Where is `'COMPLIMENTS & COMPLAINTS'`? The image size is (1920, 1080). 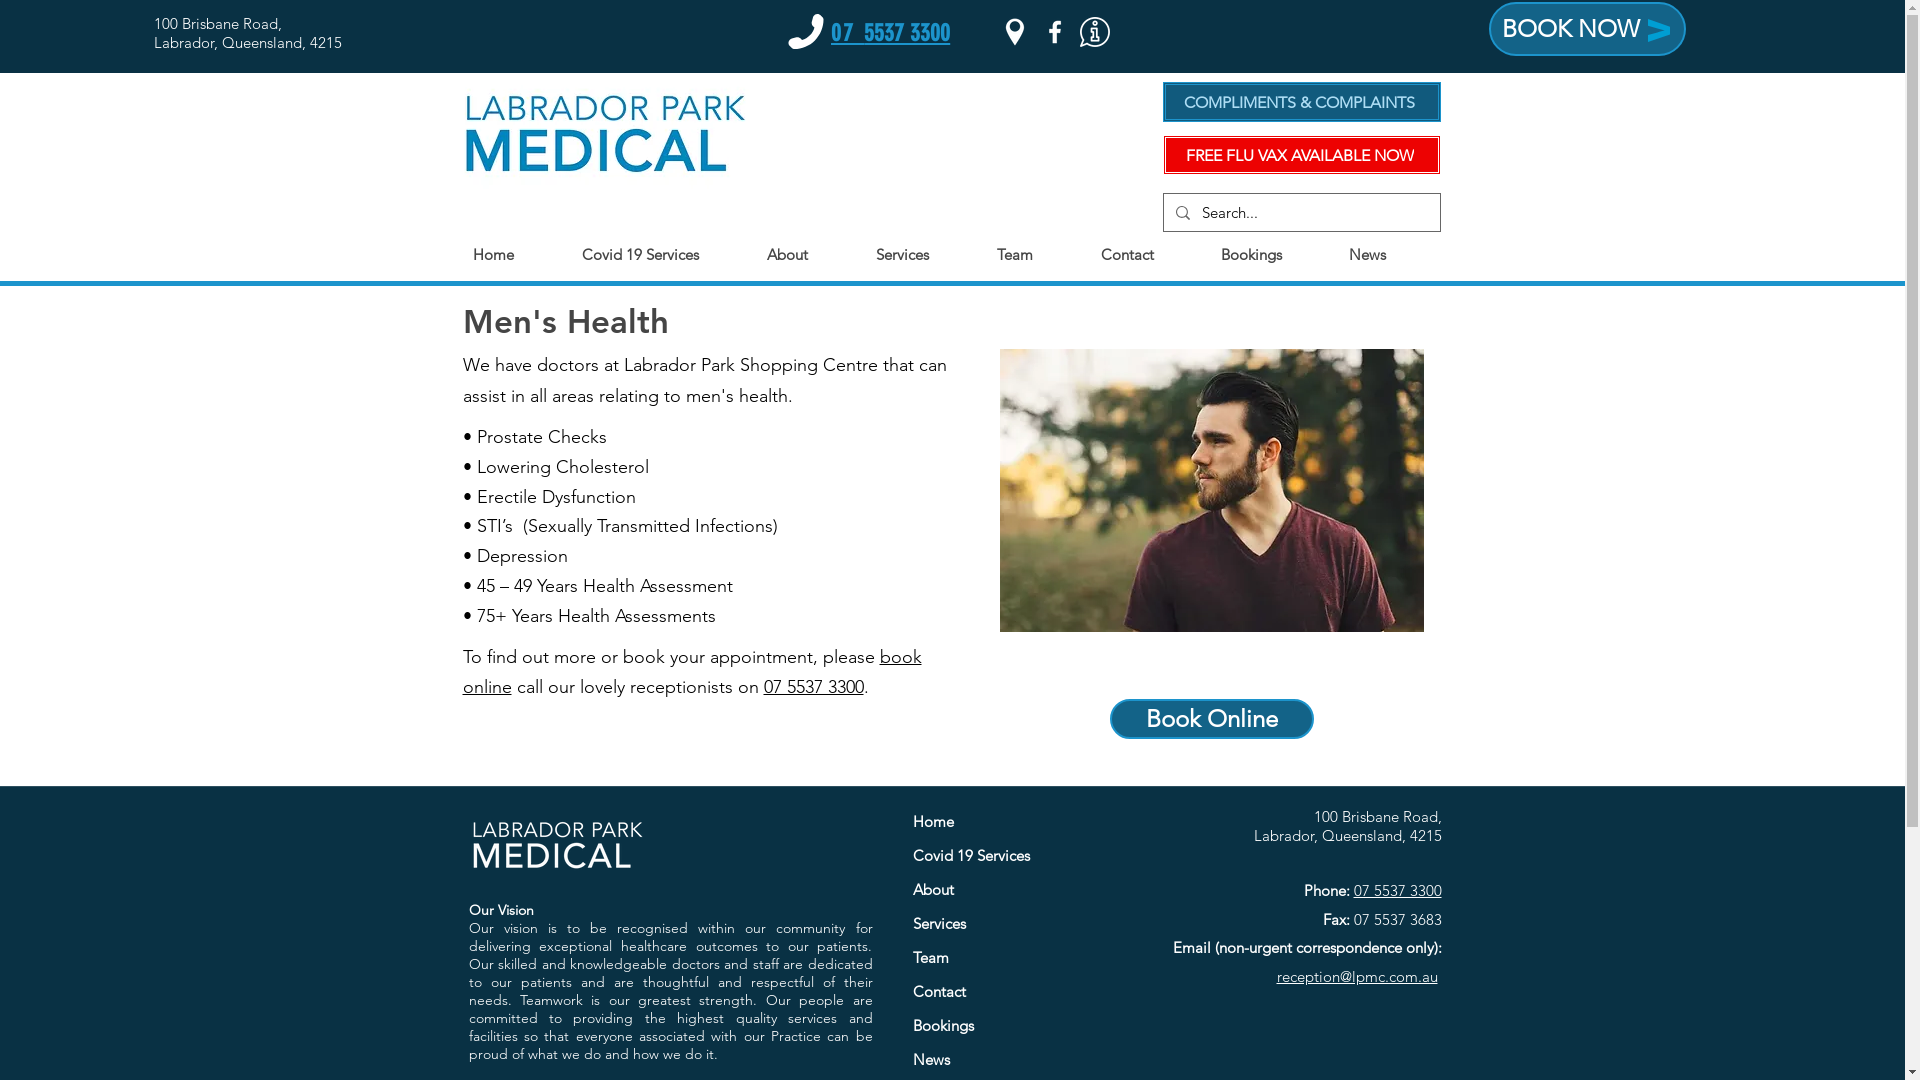 'COMPLIMENTS & COMPLAINTS' is located at coordinates (1300, 101).